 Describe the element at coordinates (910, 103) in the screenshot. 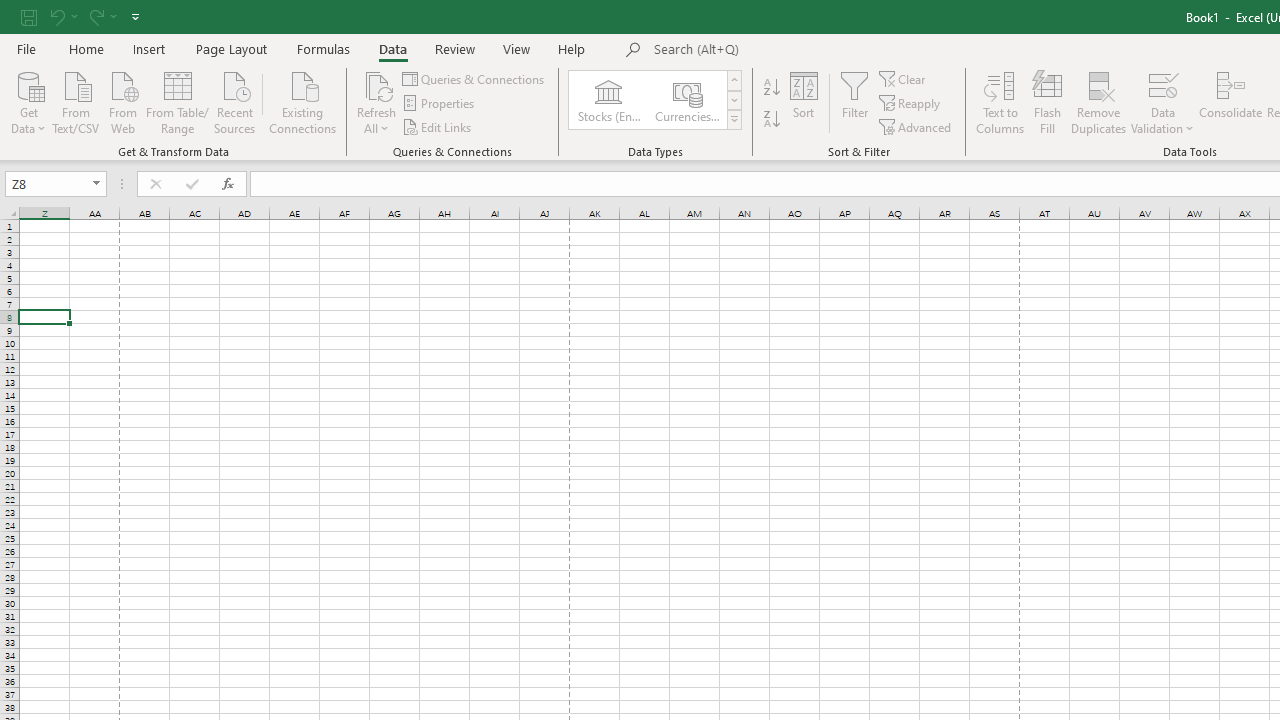

I see `'Reapply'` at that location.